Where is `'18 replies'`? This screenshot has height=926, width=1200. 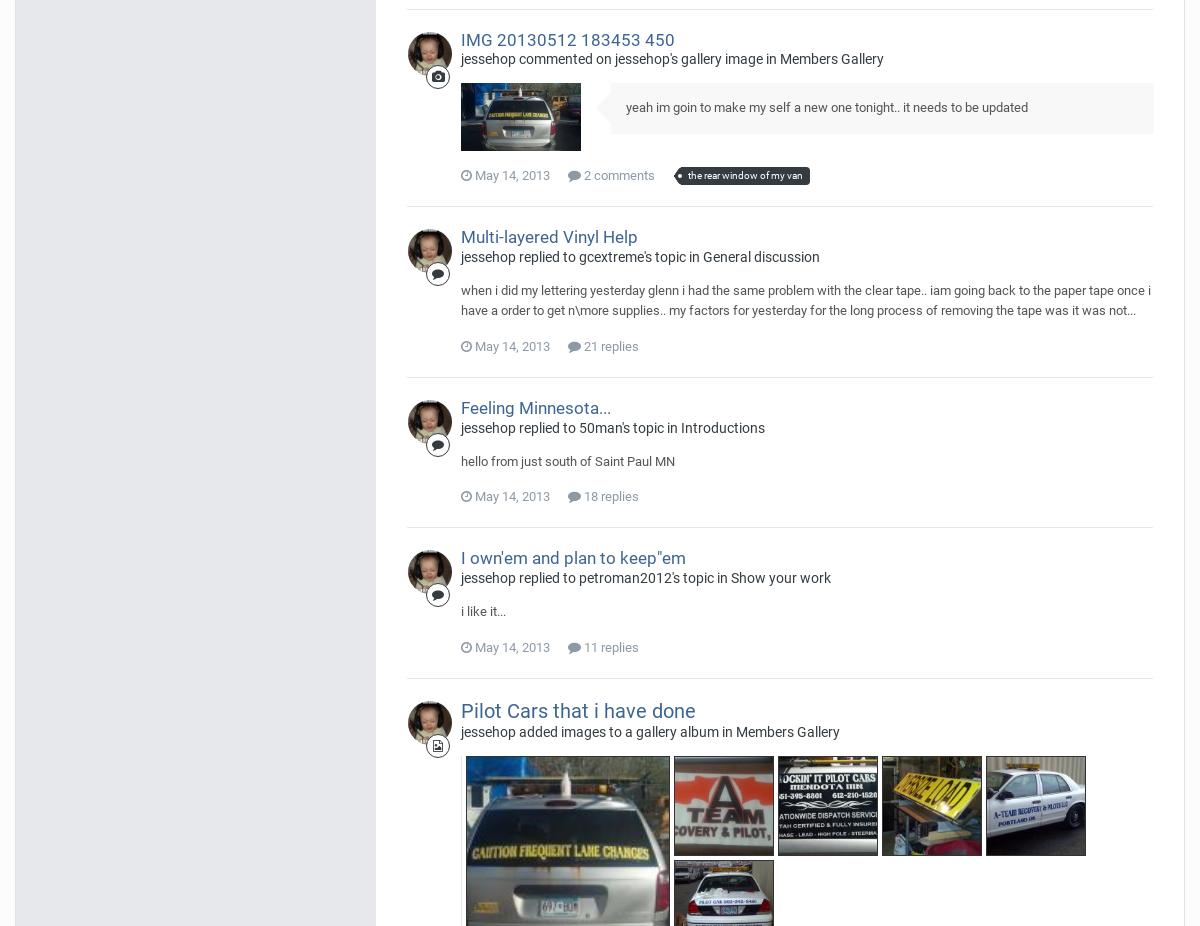
'18 replies' is located at coordinates (609, 495).